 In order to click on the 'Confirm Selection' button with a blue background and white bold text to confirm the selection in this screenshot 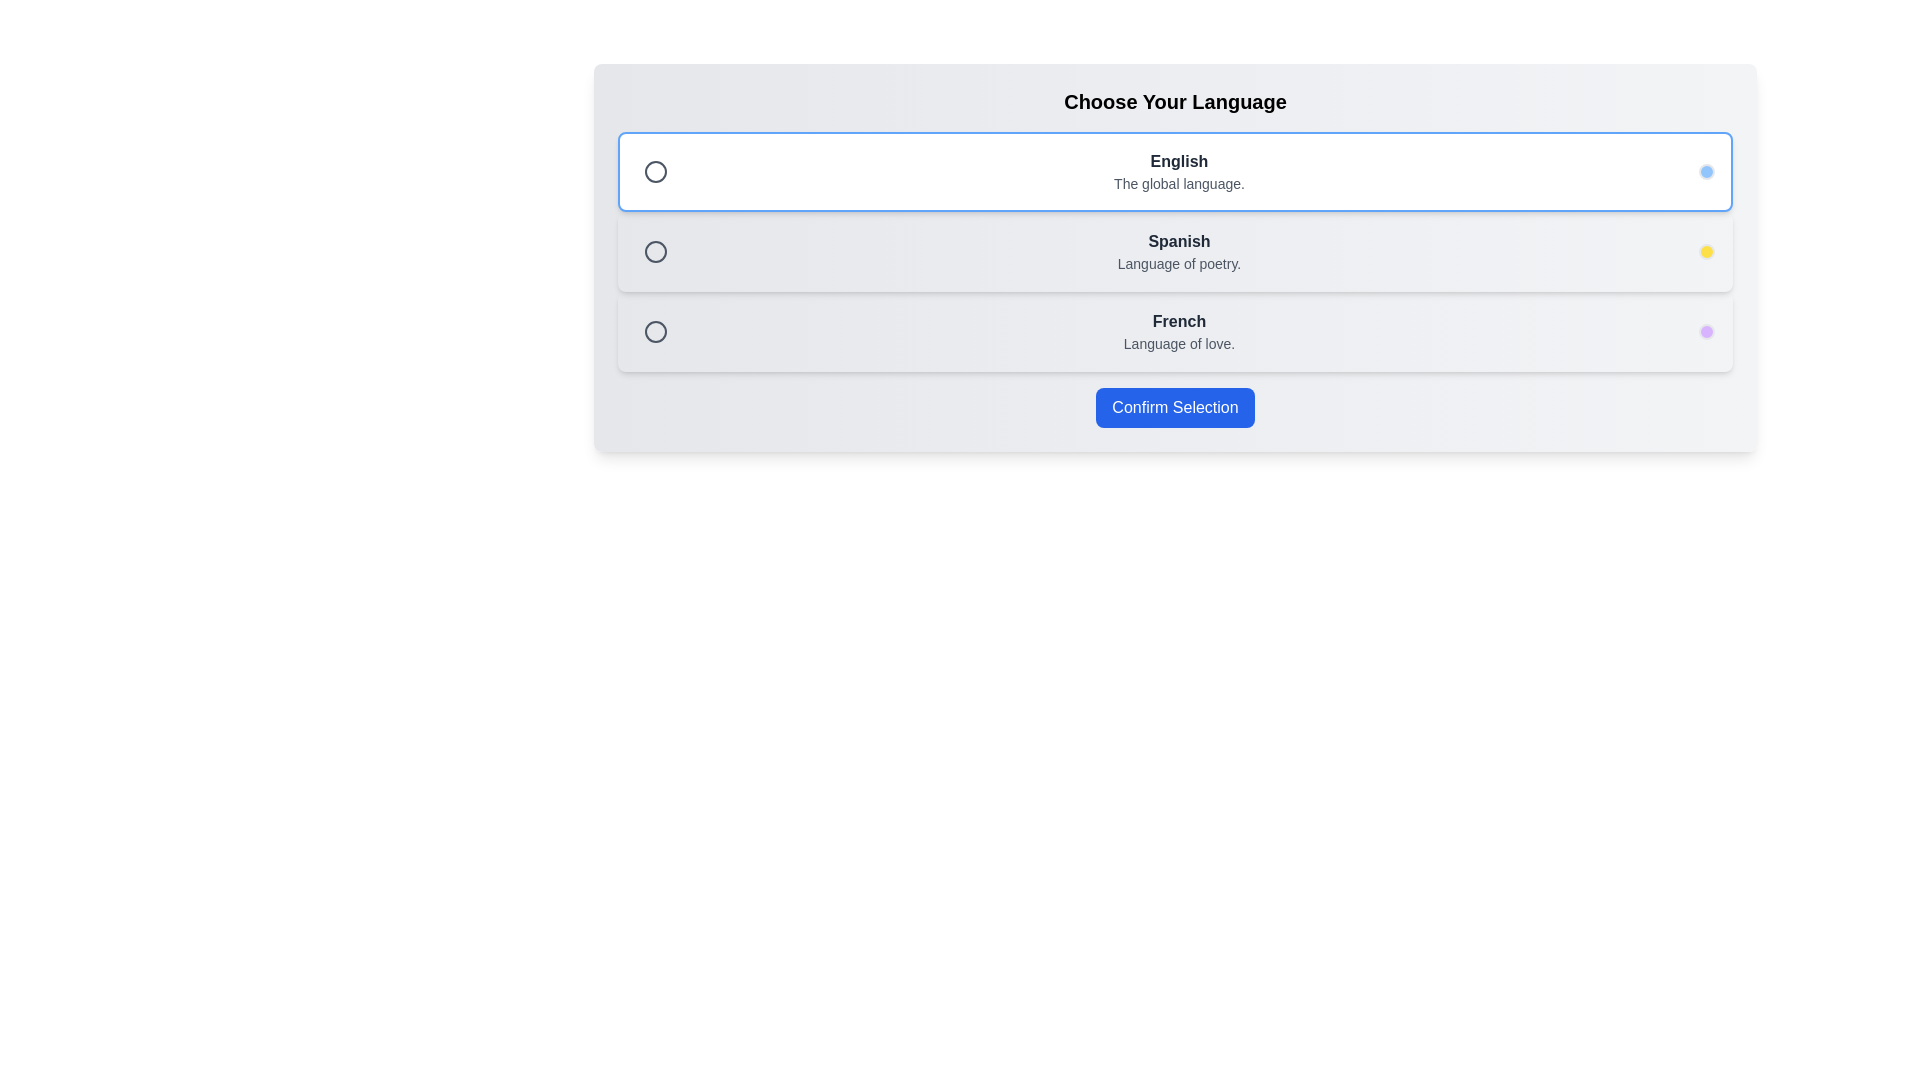, I will do `click(1175, 407)`.